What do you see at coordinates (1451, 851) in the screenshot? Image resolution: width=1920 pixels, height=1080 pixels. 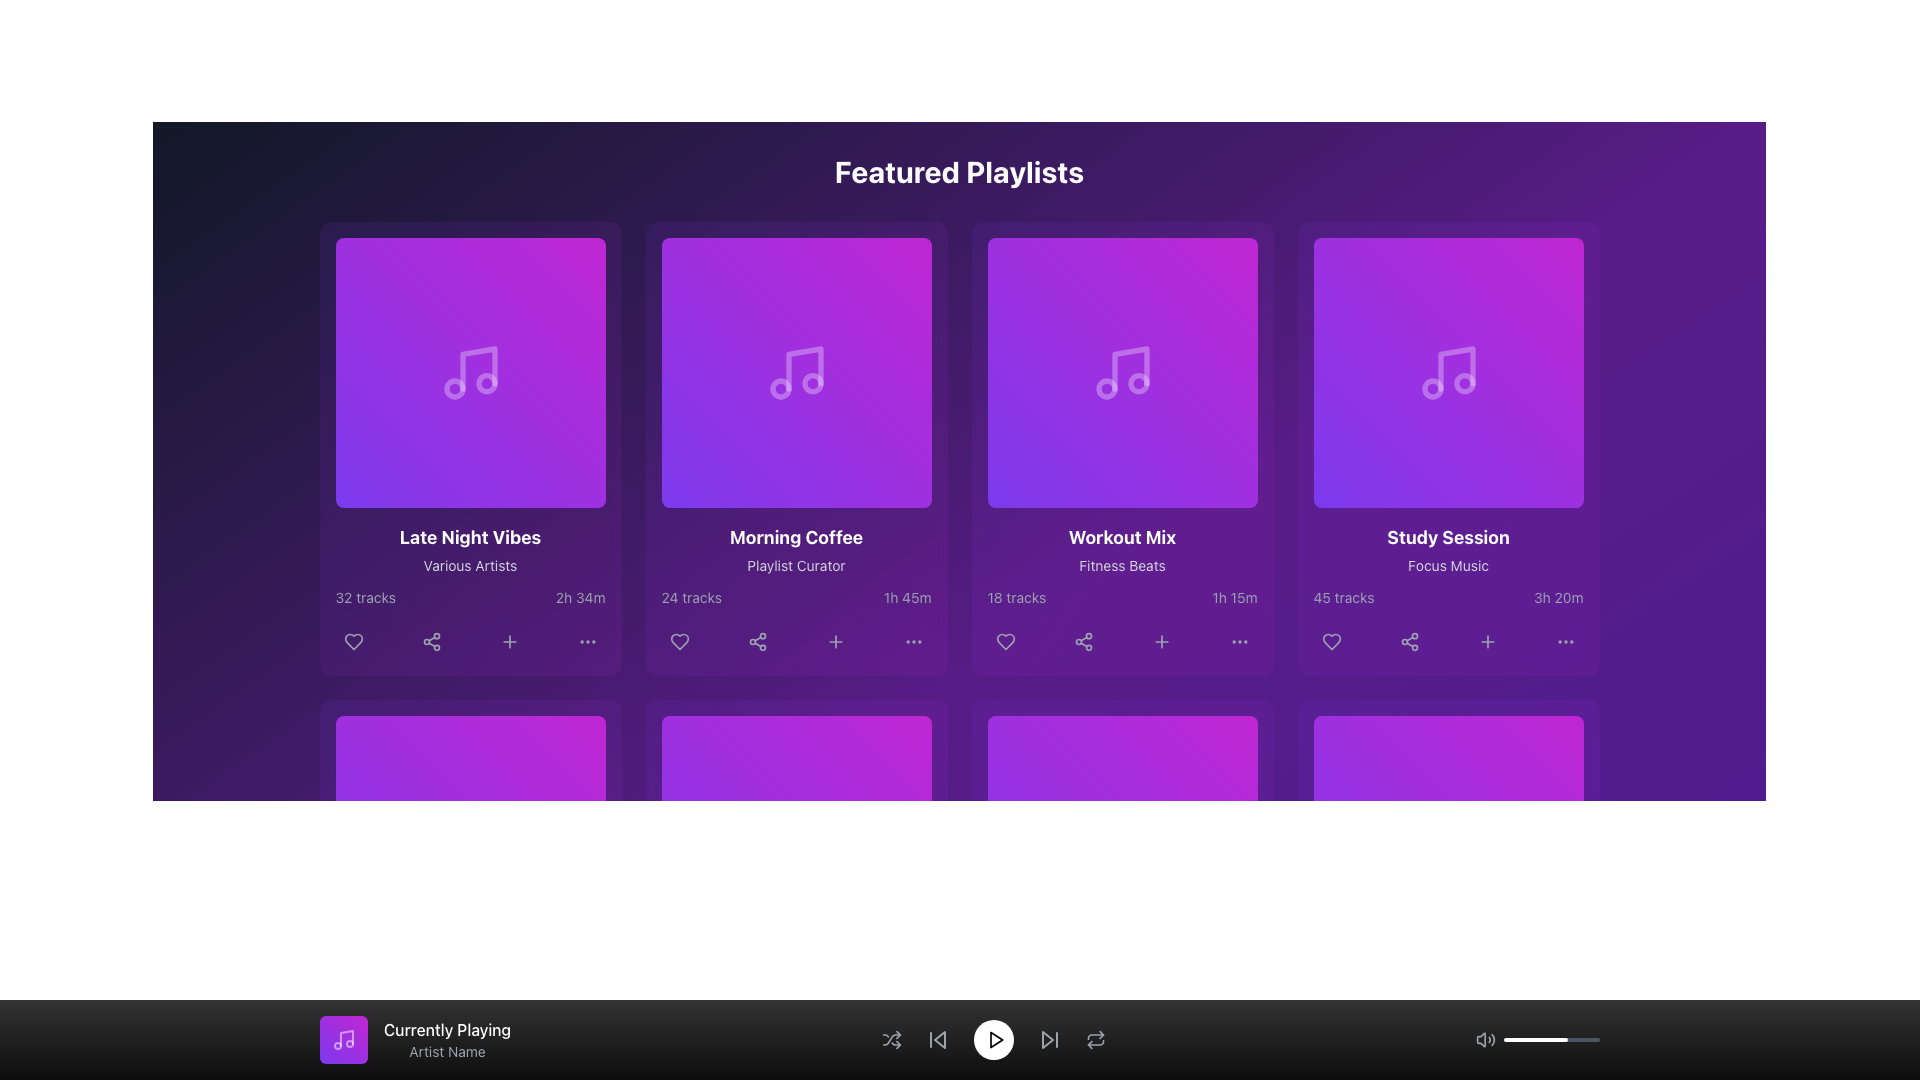 I see `the triangular play button icon located in the bottom navigation bar, which is part of the media control section of the interface` at bounding box center [1451, 851].